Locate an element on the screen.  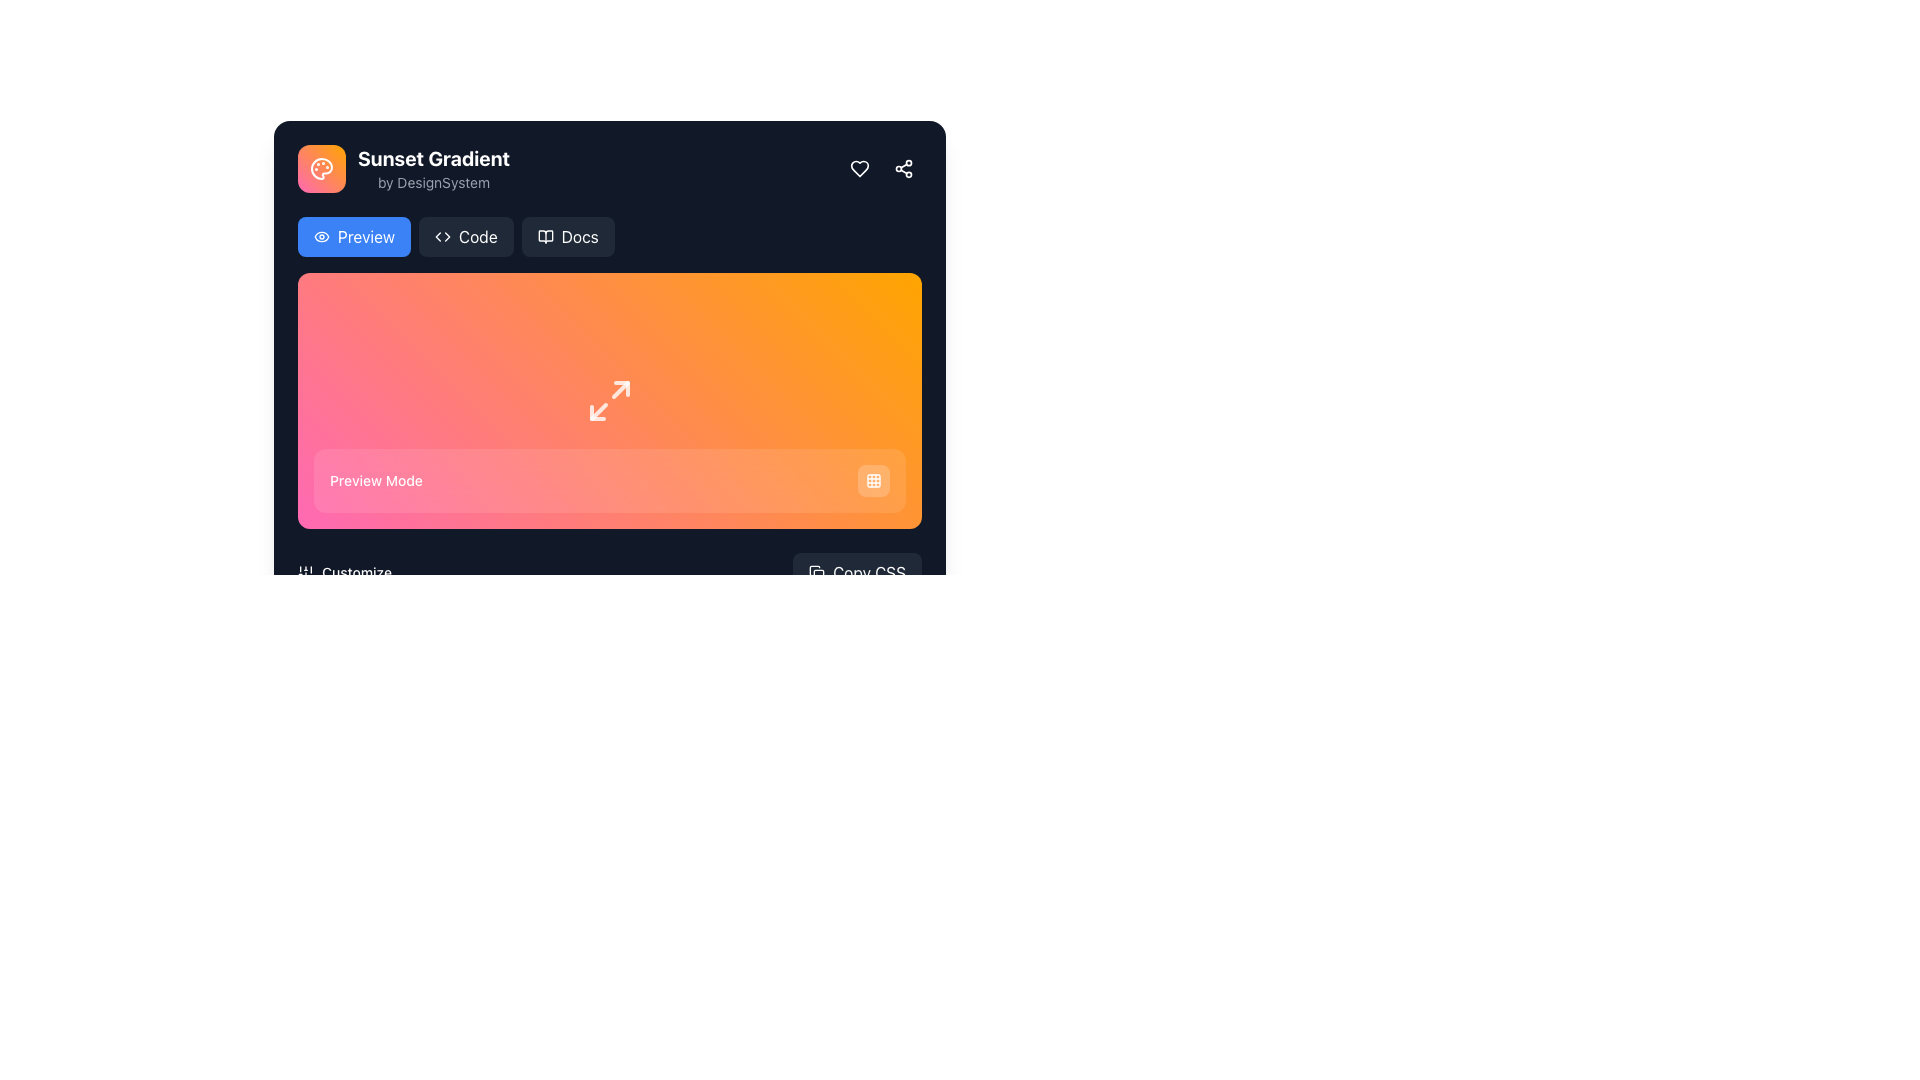
the heart-shaped icon with a hollow center, located in the top-right corner of the interface is located at coordinates (859, 168).